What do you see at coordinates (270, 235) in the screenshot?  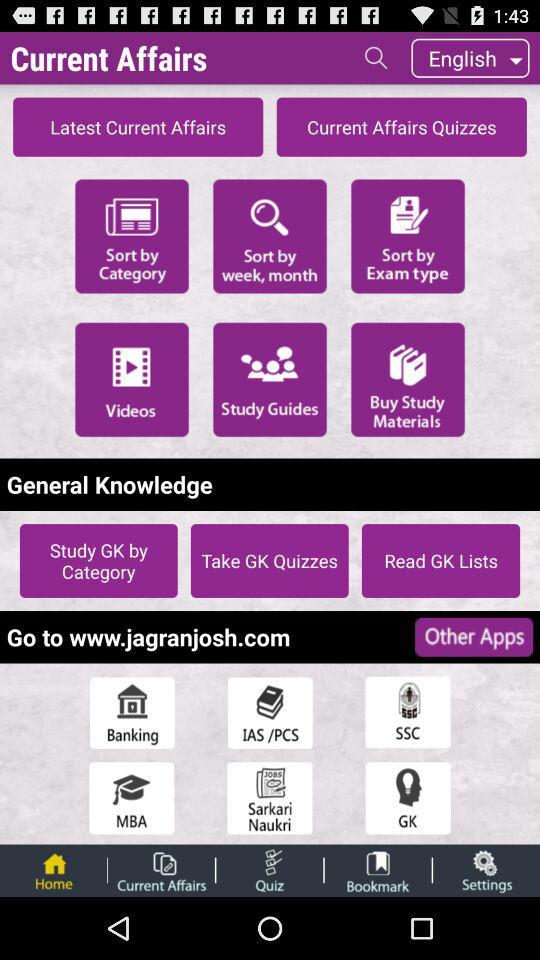 I see `sort` at bounding box center [270, 235].